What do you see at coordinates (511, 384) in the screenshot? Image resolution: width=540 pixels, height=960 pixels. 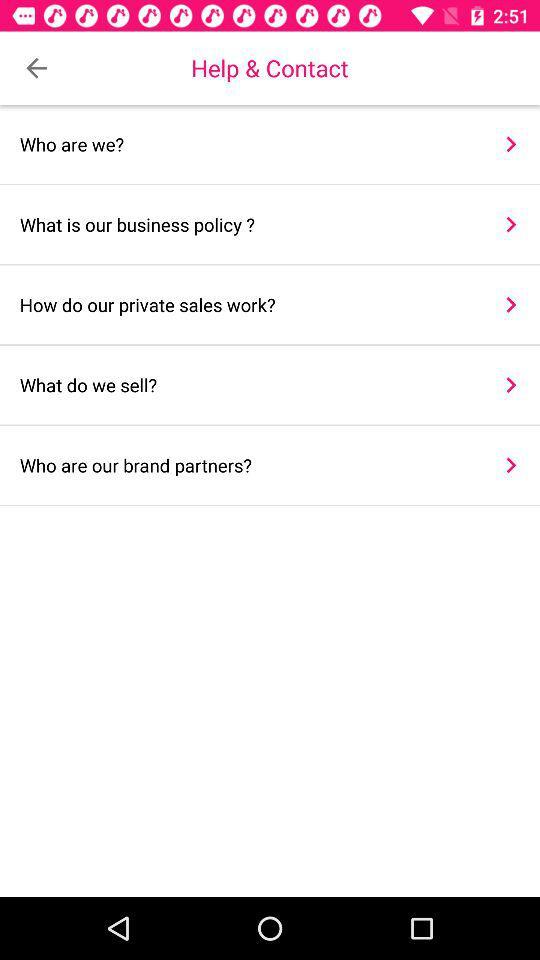 I see `item above who are our` at bounding box center [511, 384].